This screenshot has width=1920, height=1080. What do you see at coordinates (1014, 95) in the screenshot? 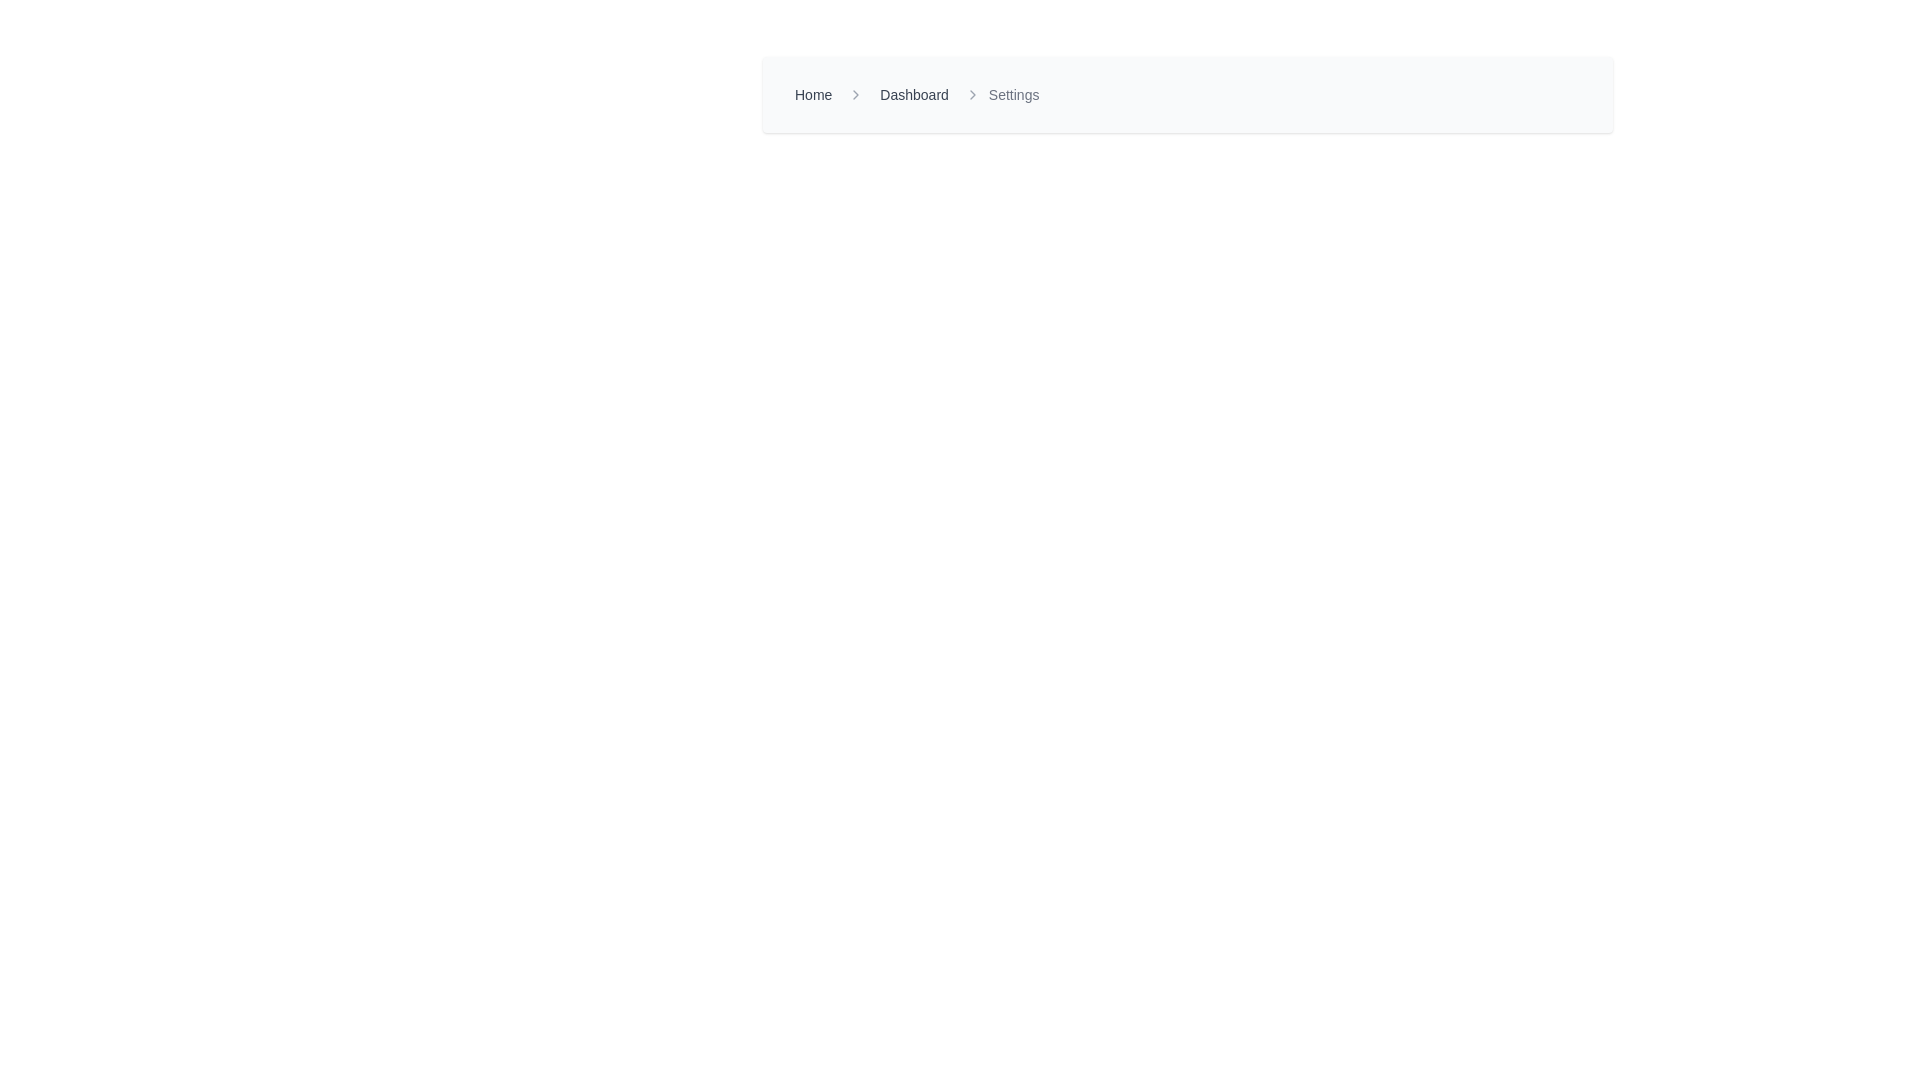
I see `the breadcrumb text label indicating the current page or section, located at the top-center of the layout, following the 'Dashboard' text and a right-chevron icon` at bounding box center [1014, 95].